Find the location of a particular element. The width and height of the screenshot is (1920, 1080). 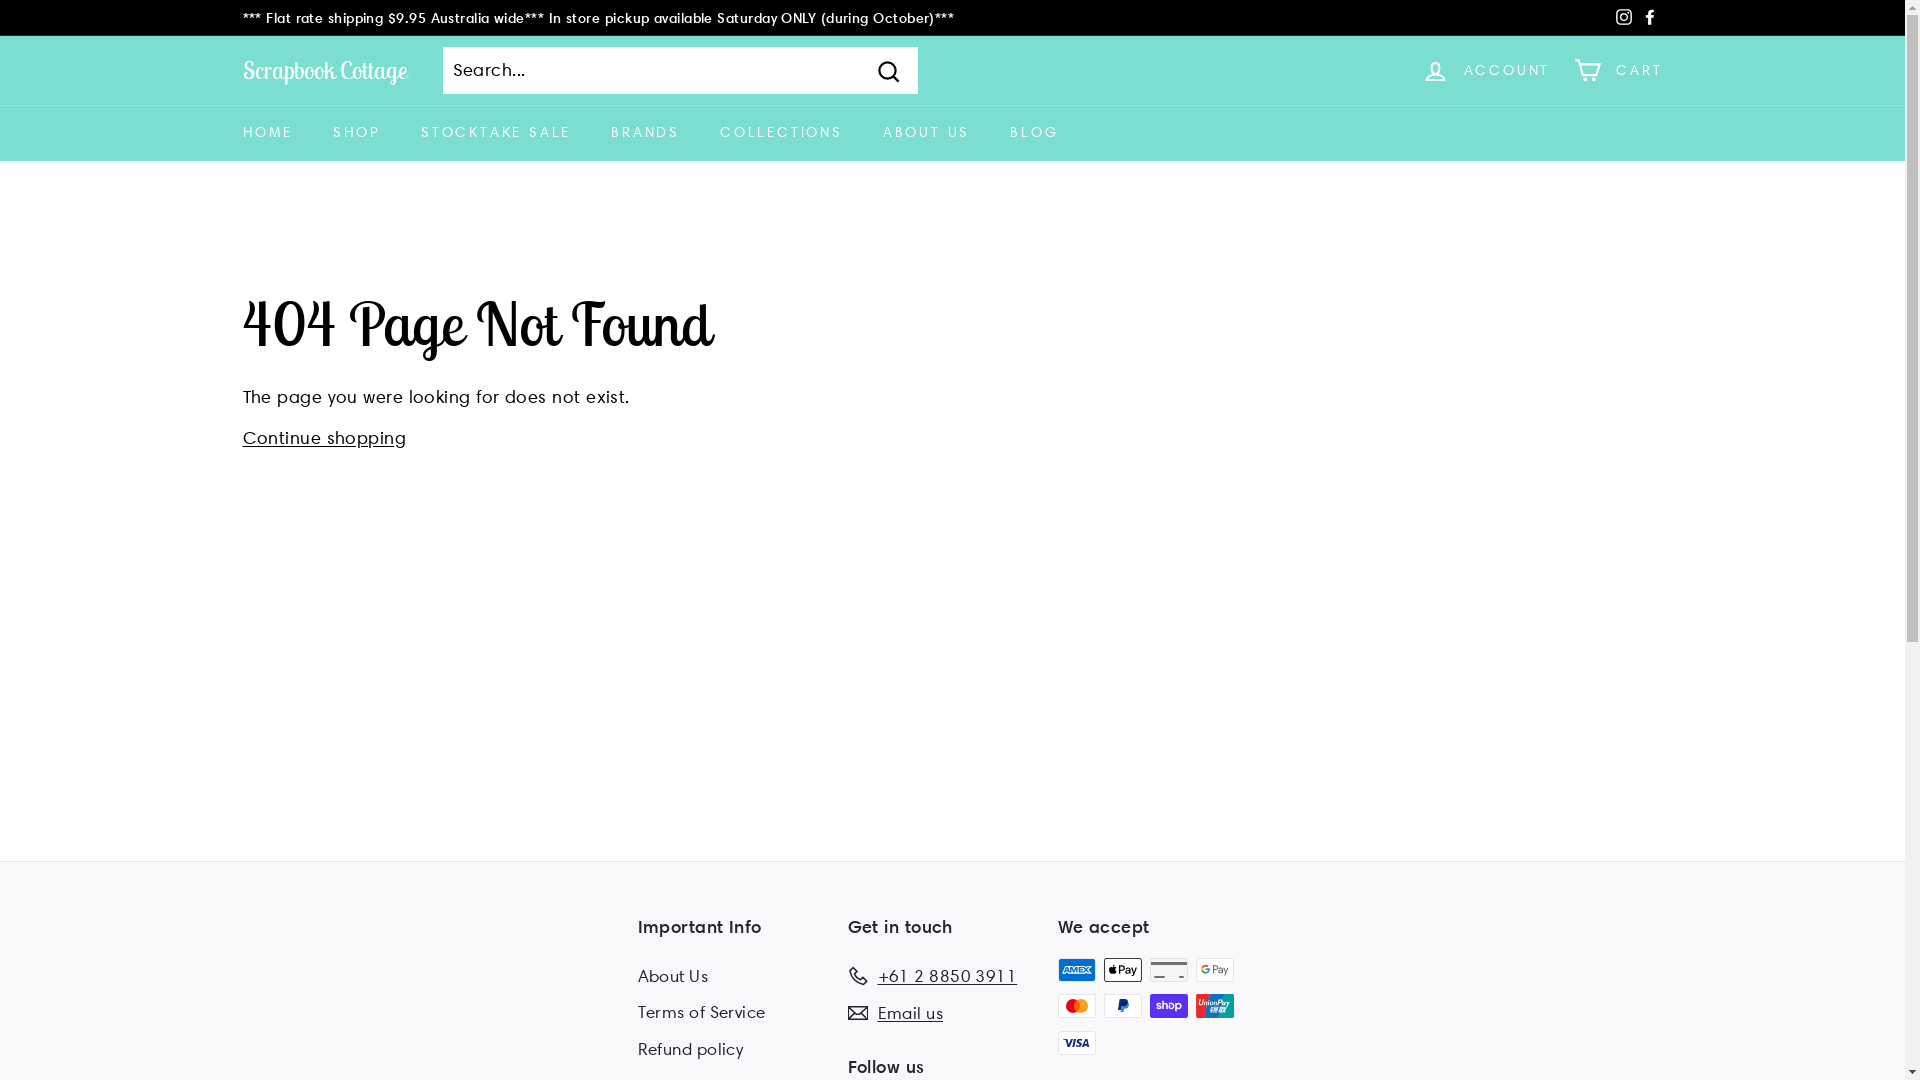

'BRANDS' is located at coordinates (645, 132).